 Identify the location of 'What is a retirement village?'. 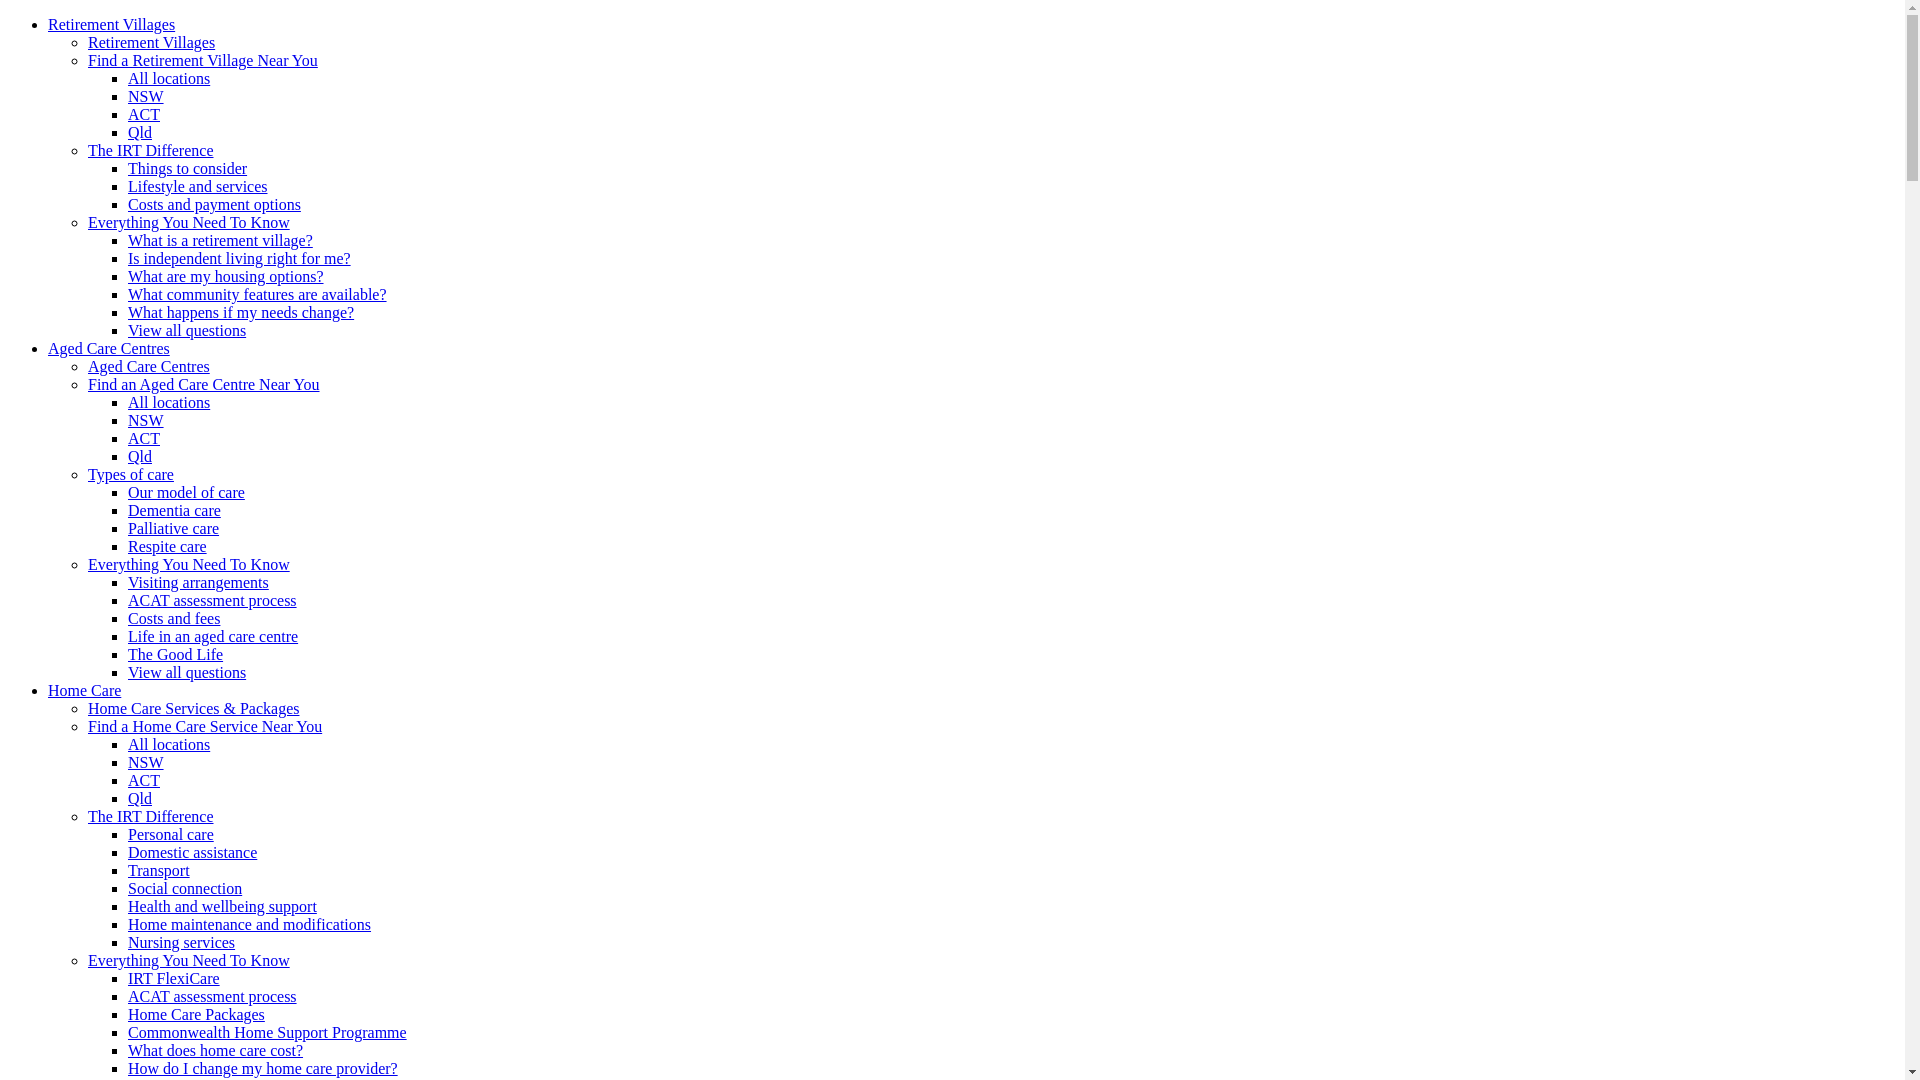
(127, 239).